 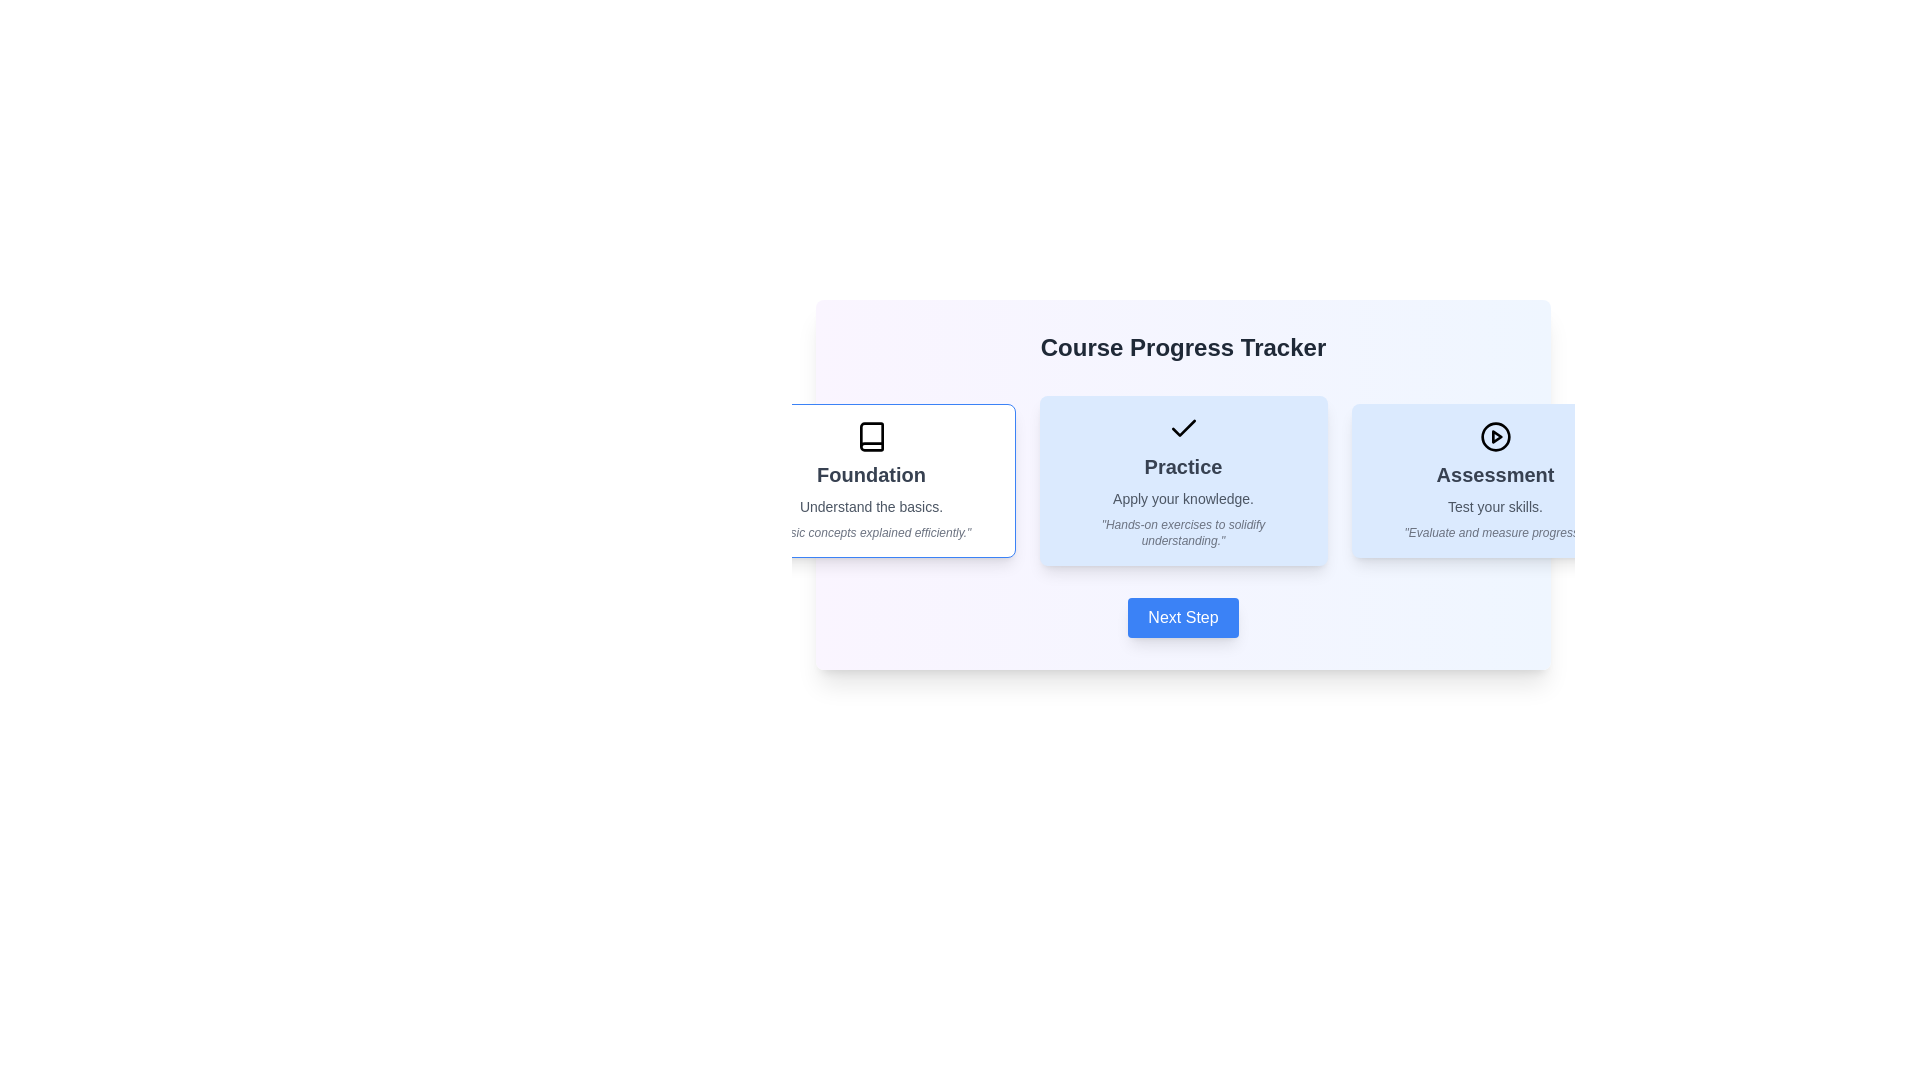 I want to click on the small, square SVG icon representing a book located at the top of the 'Foundation' section, so click(x=871, y=435).